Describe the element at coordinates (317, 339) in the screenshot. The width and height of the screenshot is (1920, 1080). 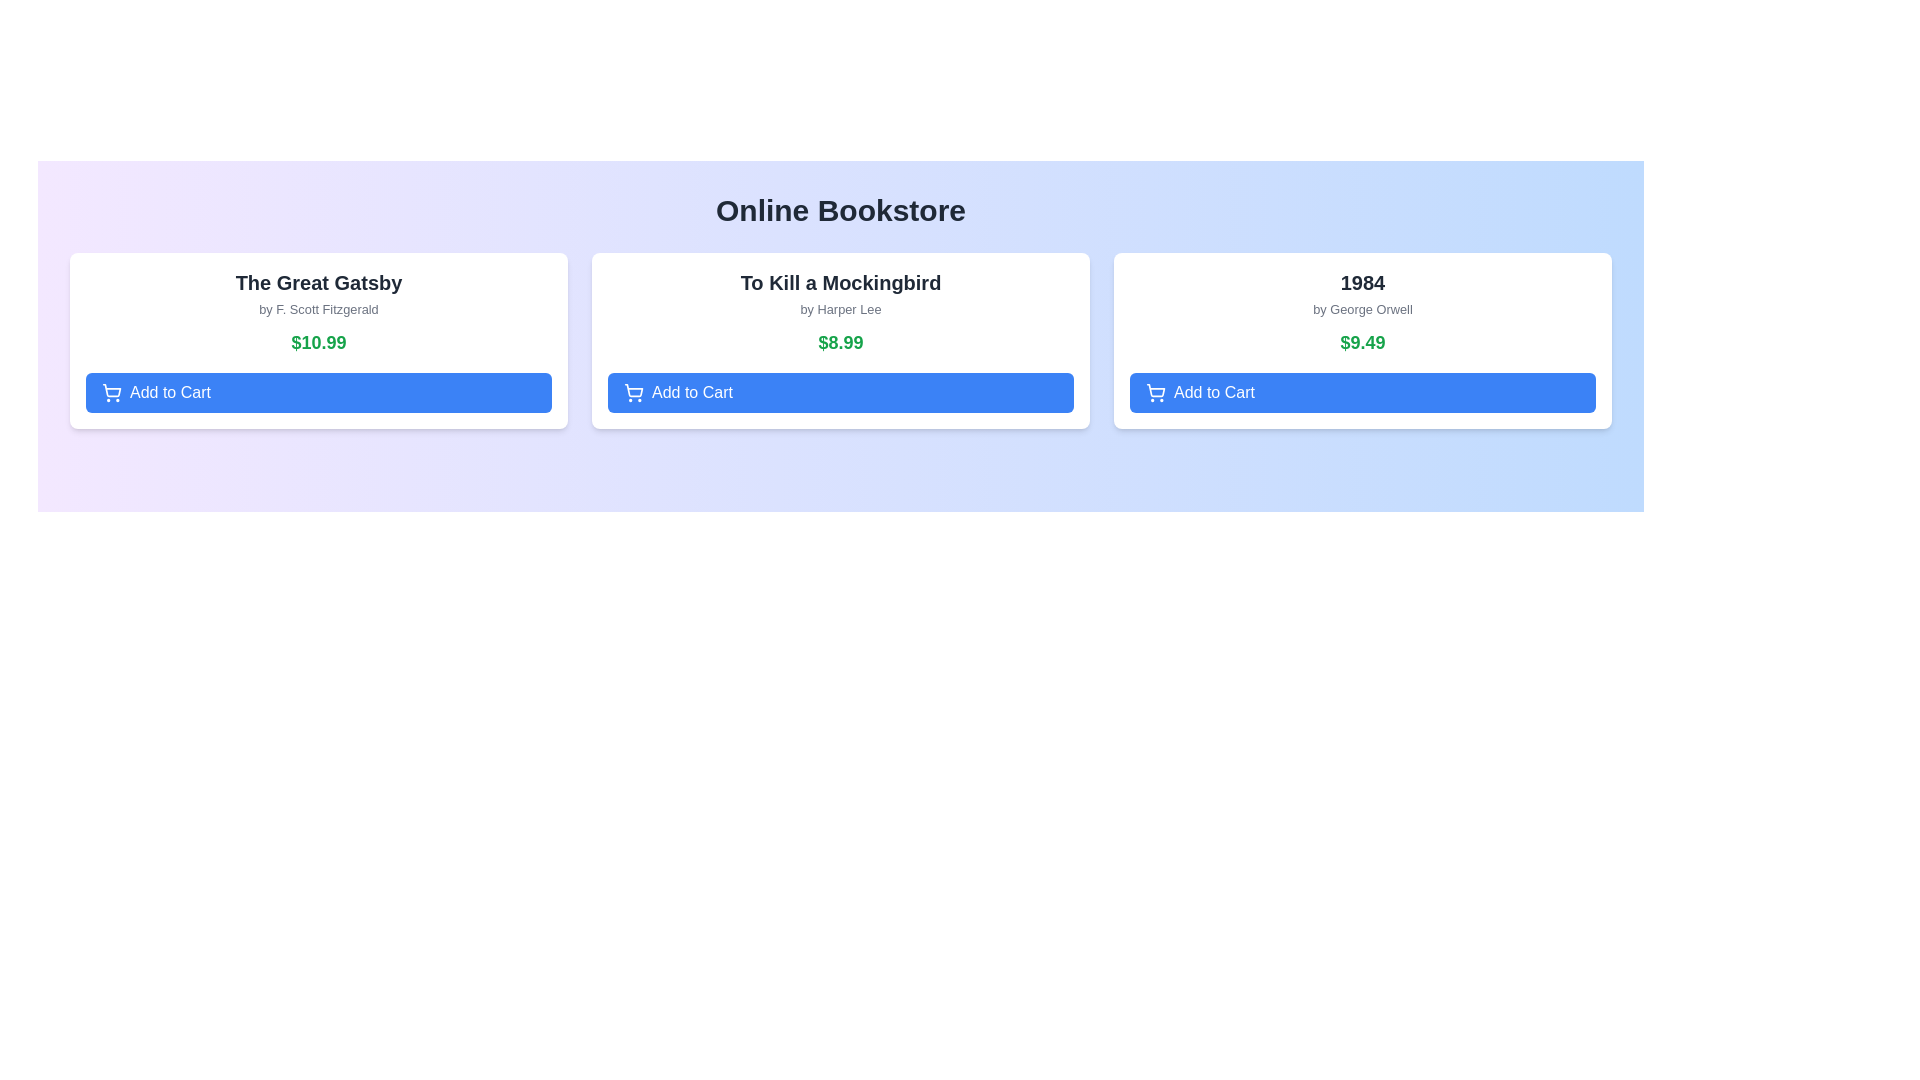
I see `the first book card in the grid layout` at that location.